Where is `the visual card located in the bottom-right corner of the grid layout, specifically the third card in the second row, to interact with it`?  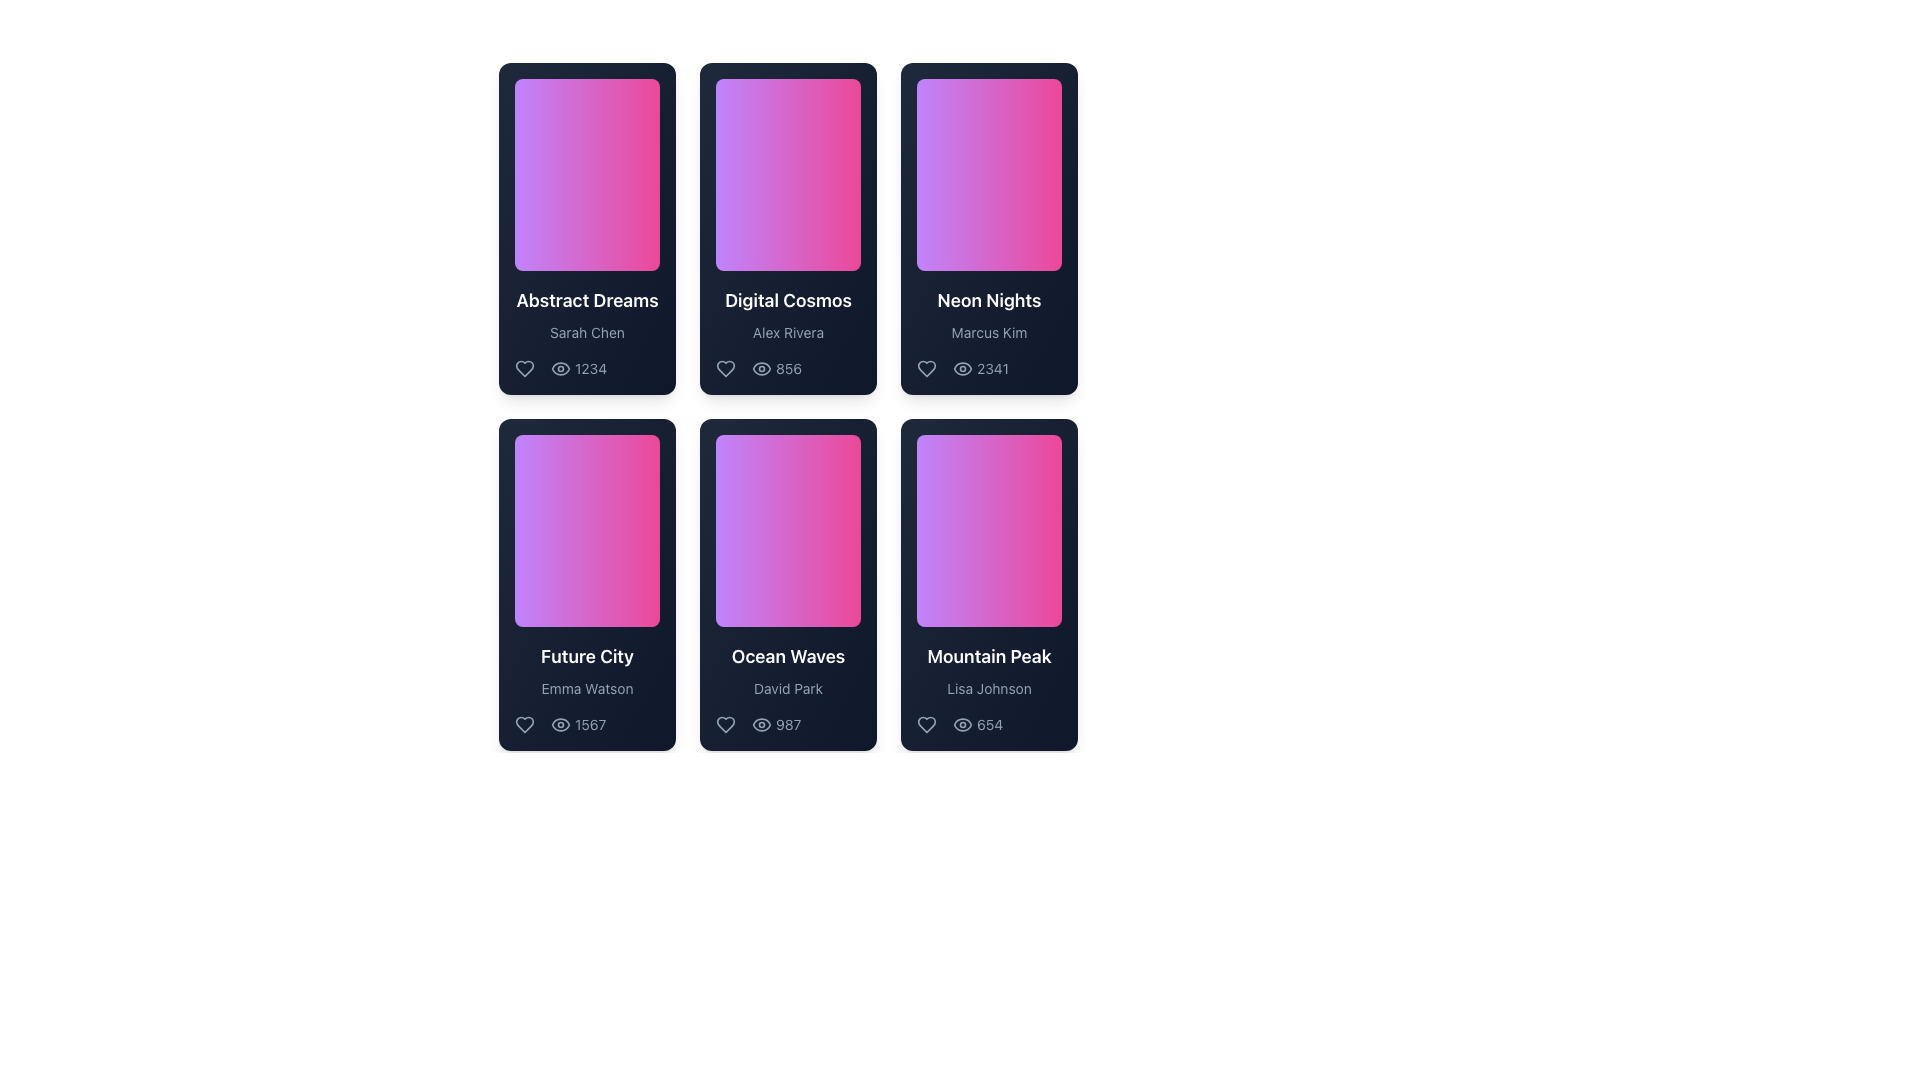 the visual card located in the bottom-right corner of the grid layout, specifically the third card in the second row, to interact with it is located at coordinates (989, 585).